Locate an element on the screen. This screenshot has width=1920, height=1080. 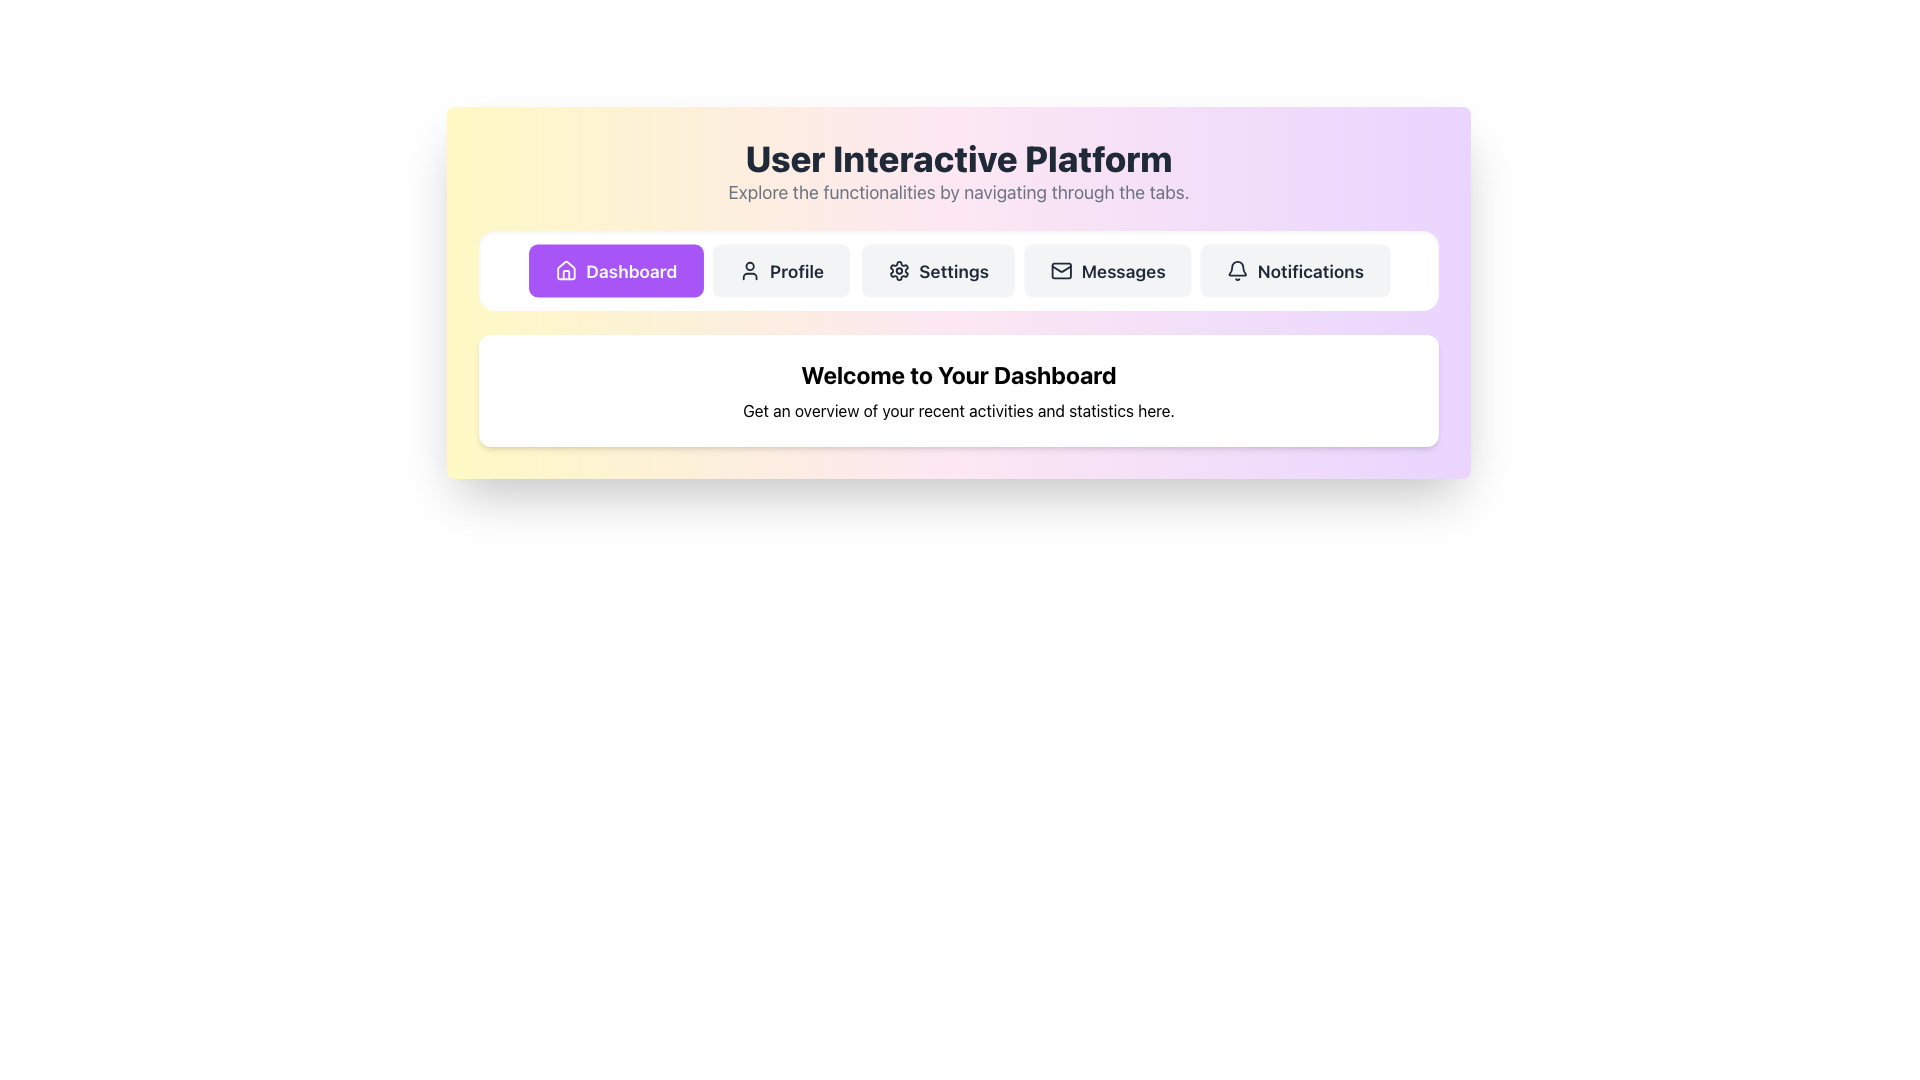
the cogwheel-shaped settings icon located to the left of the 'Settings' text in the navigation bar is located at coordinates (898, 270).